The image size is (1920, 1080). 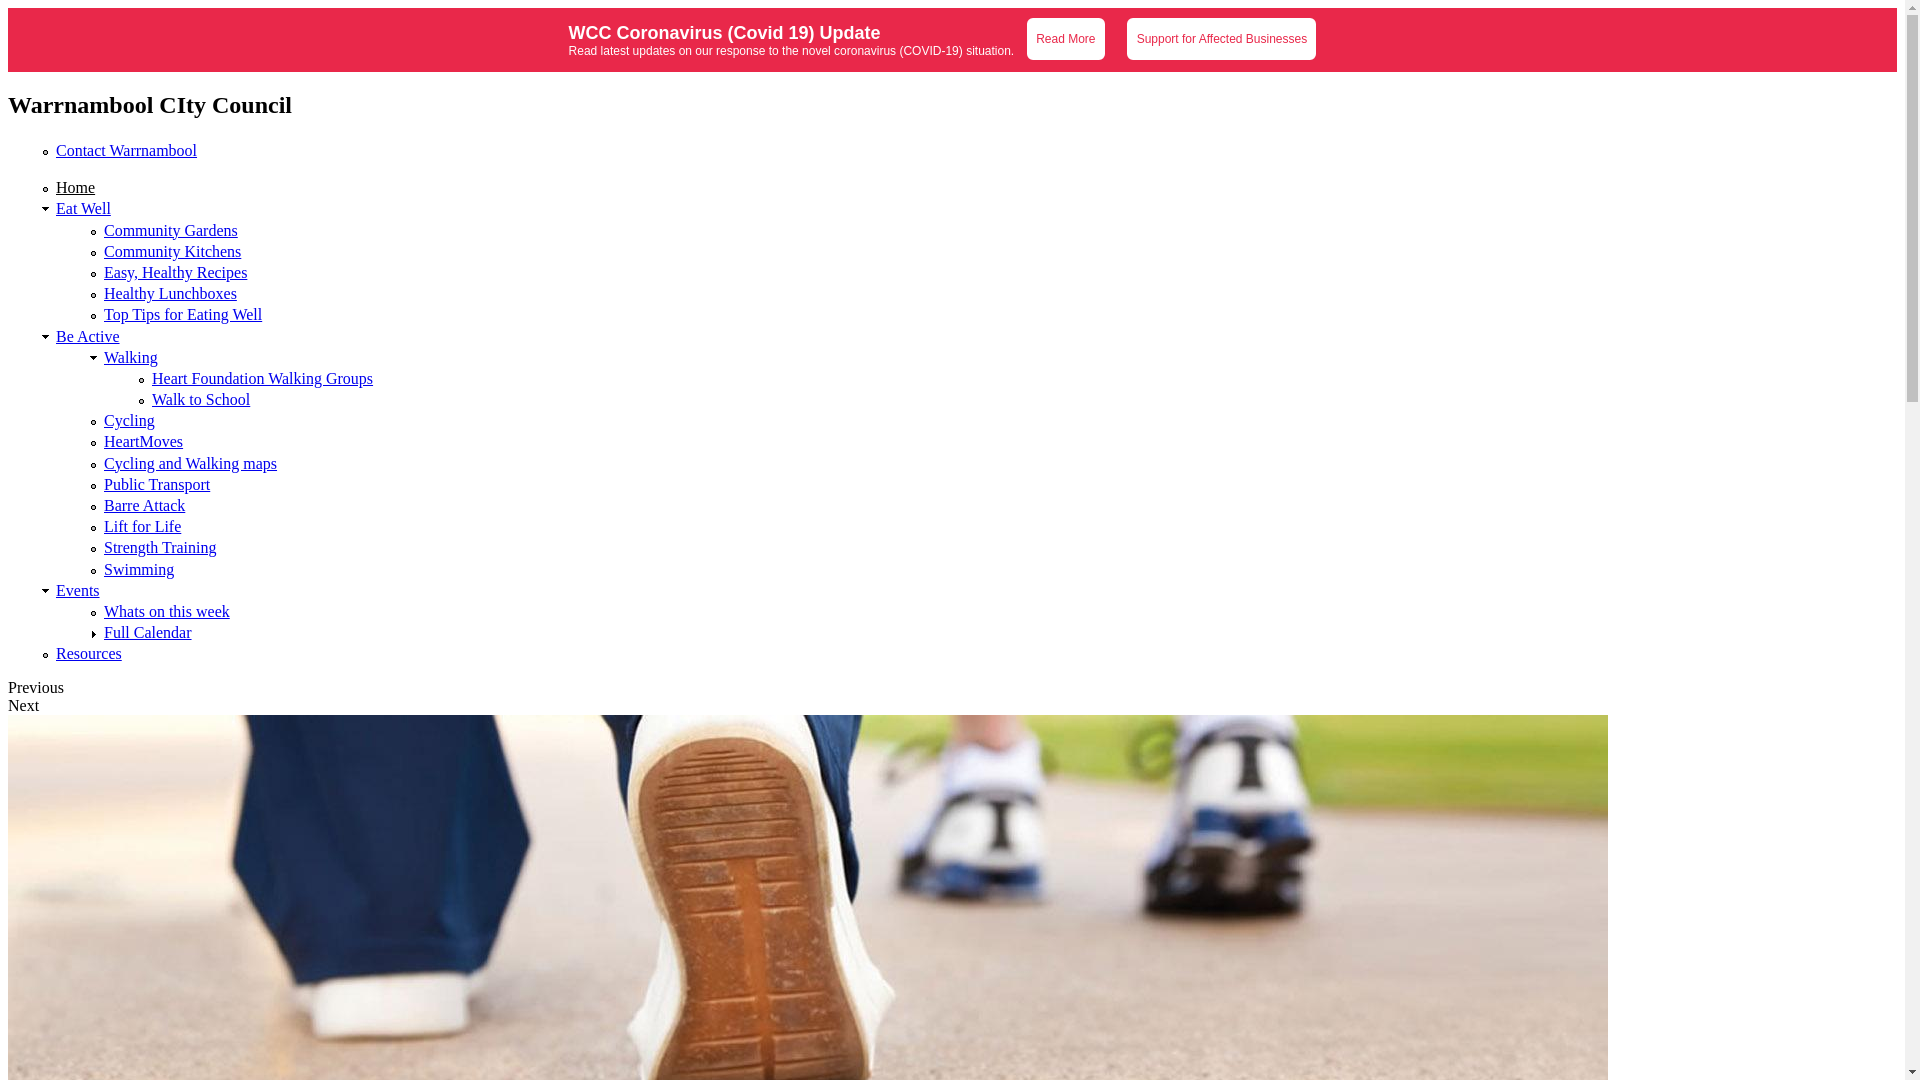 What do you see at coordinates (129, 356) in the screenshot?
I see `'Walking'` at bounding box center [129, 356].